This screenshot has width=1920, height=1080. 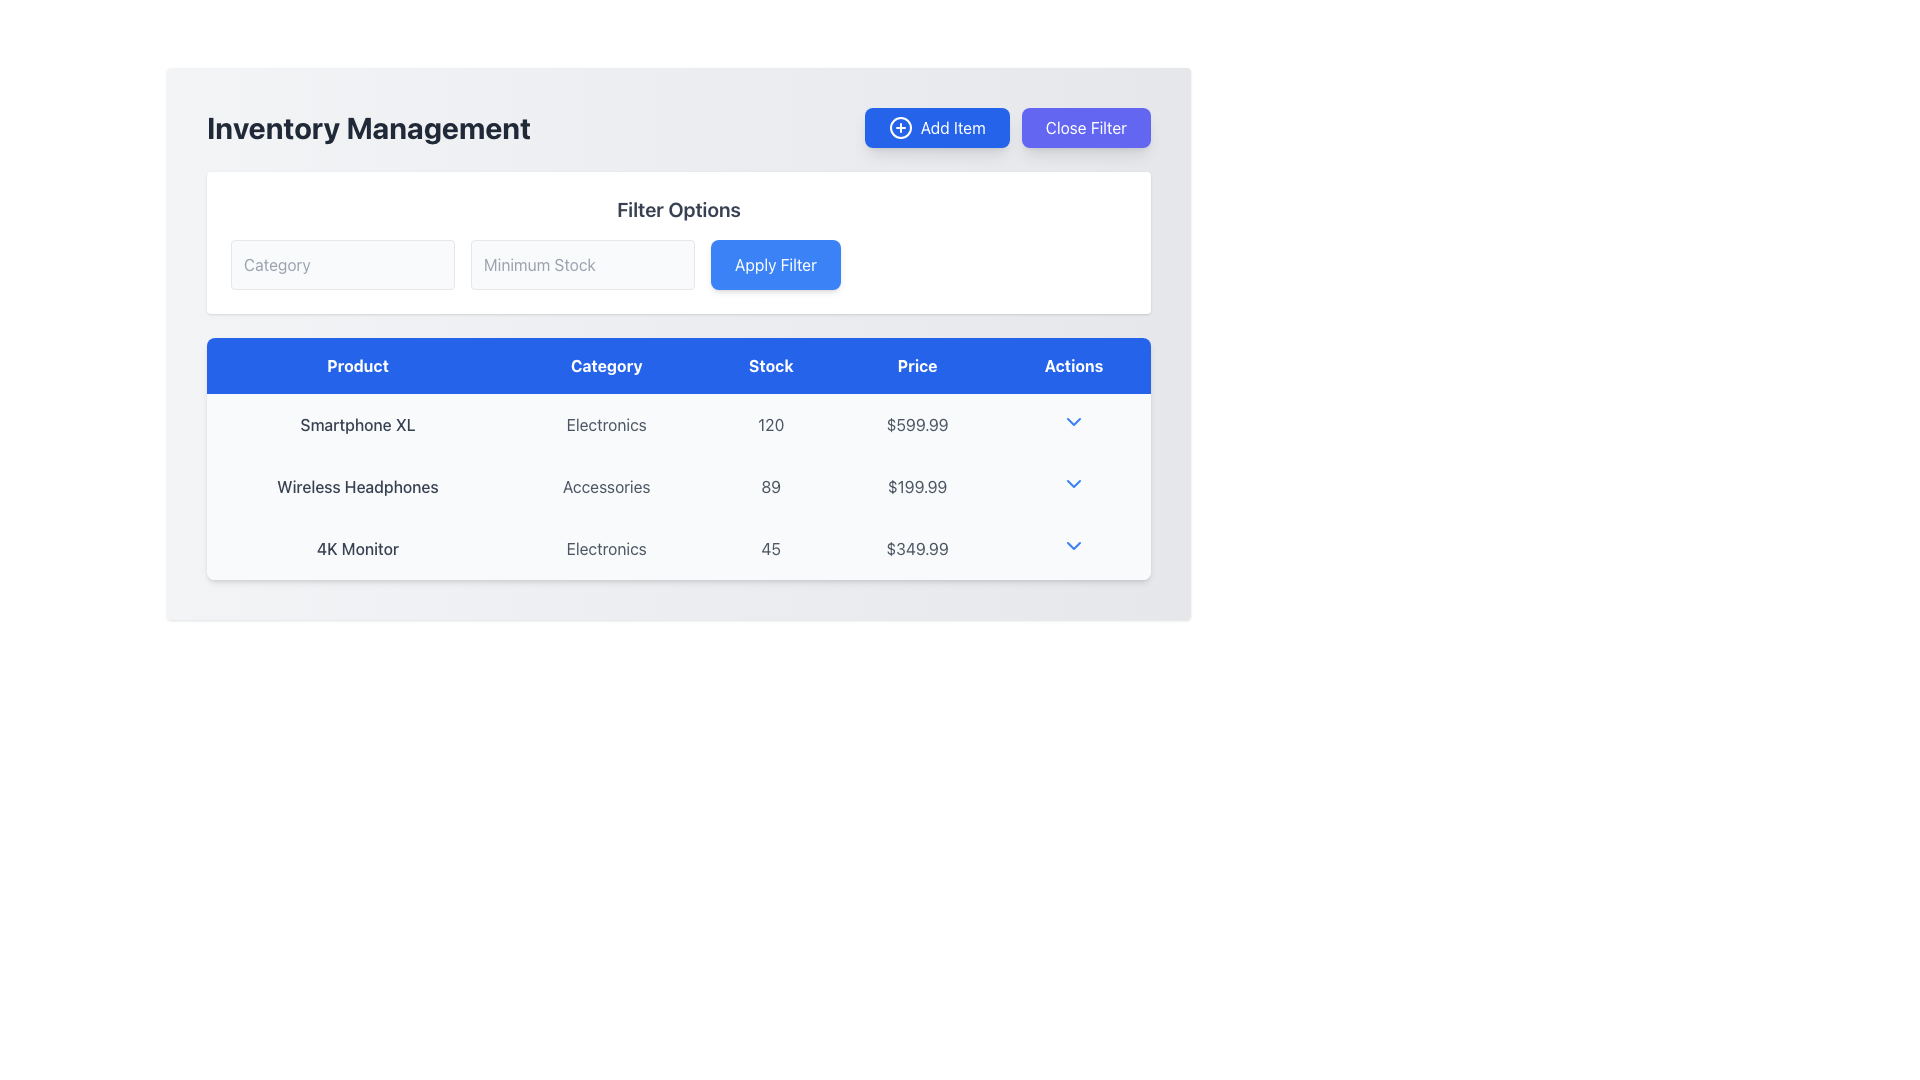 What do you see at coordinates (605, 486) in the screenshot?
I see `the Text Label that denotes the category of the product 'Wireless Headphones', positioned between 'Wireless Headphones' and '89' in the second row of the main table` at bounding box center [605, 486].